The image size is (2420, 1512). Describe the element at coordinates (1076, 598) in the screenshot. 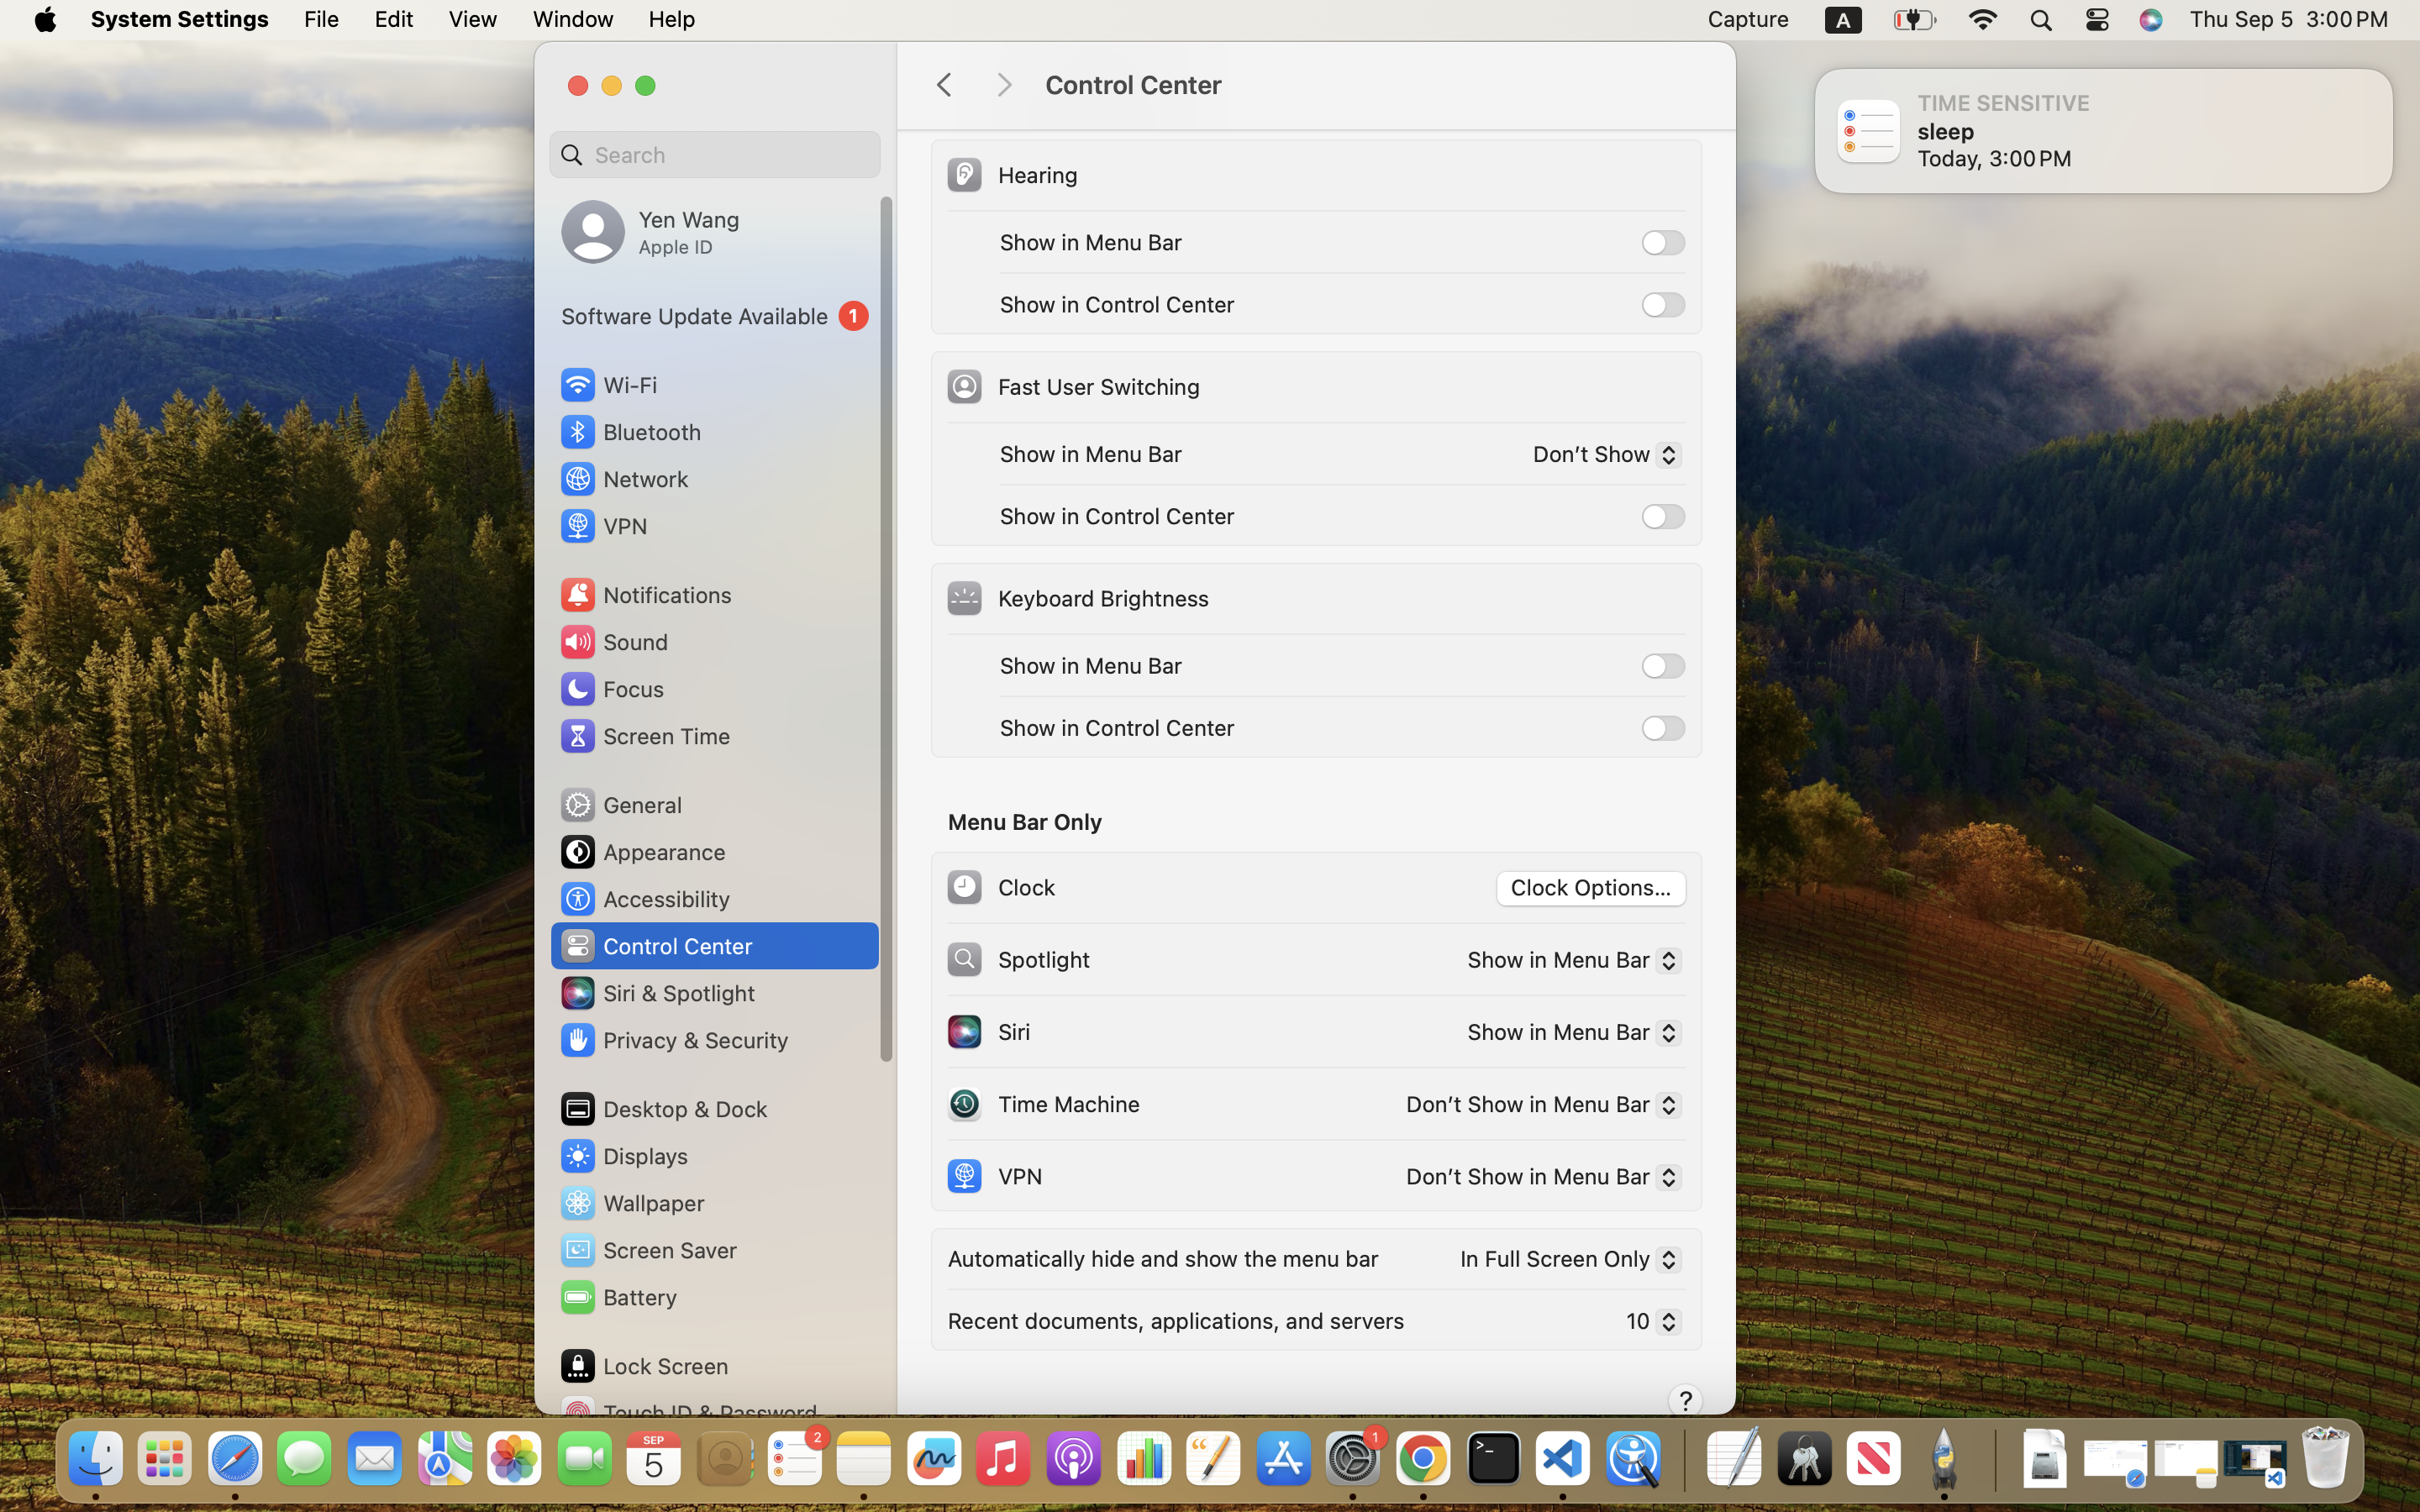

I see `'Keyboard Brightness'` at that location.